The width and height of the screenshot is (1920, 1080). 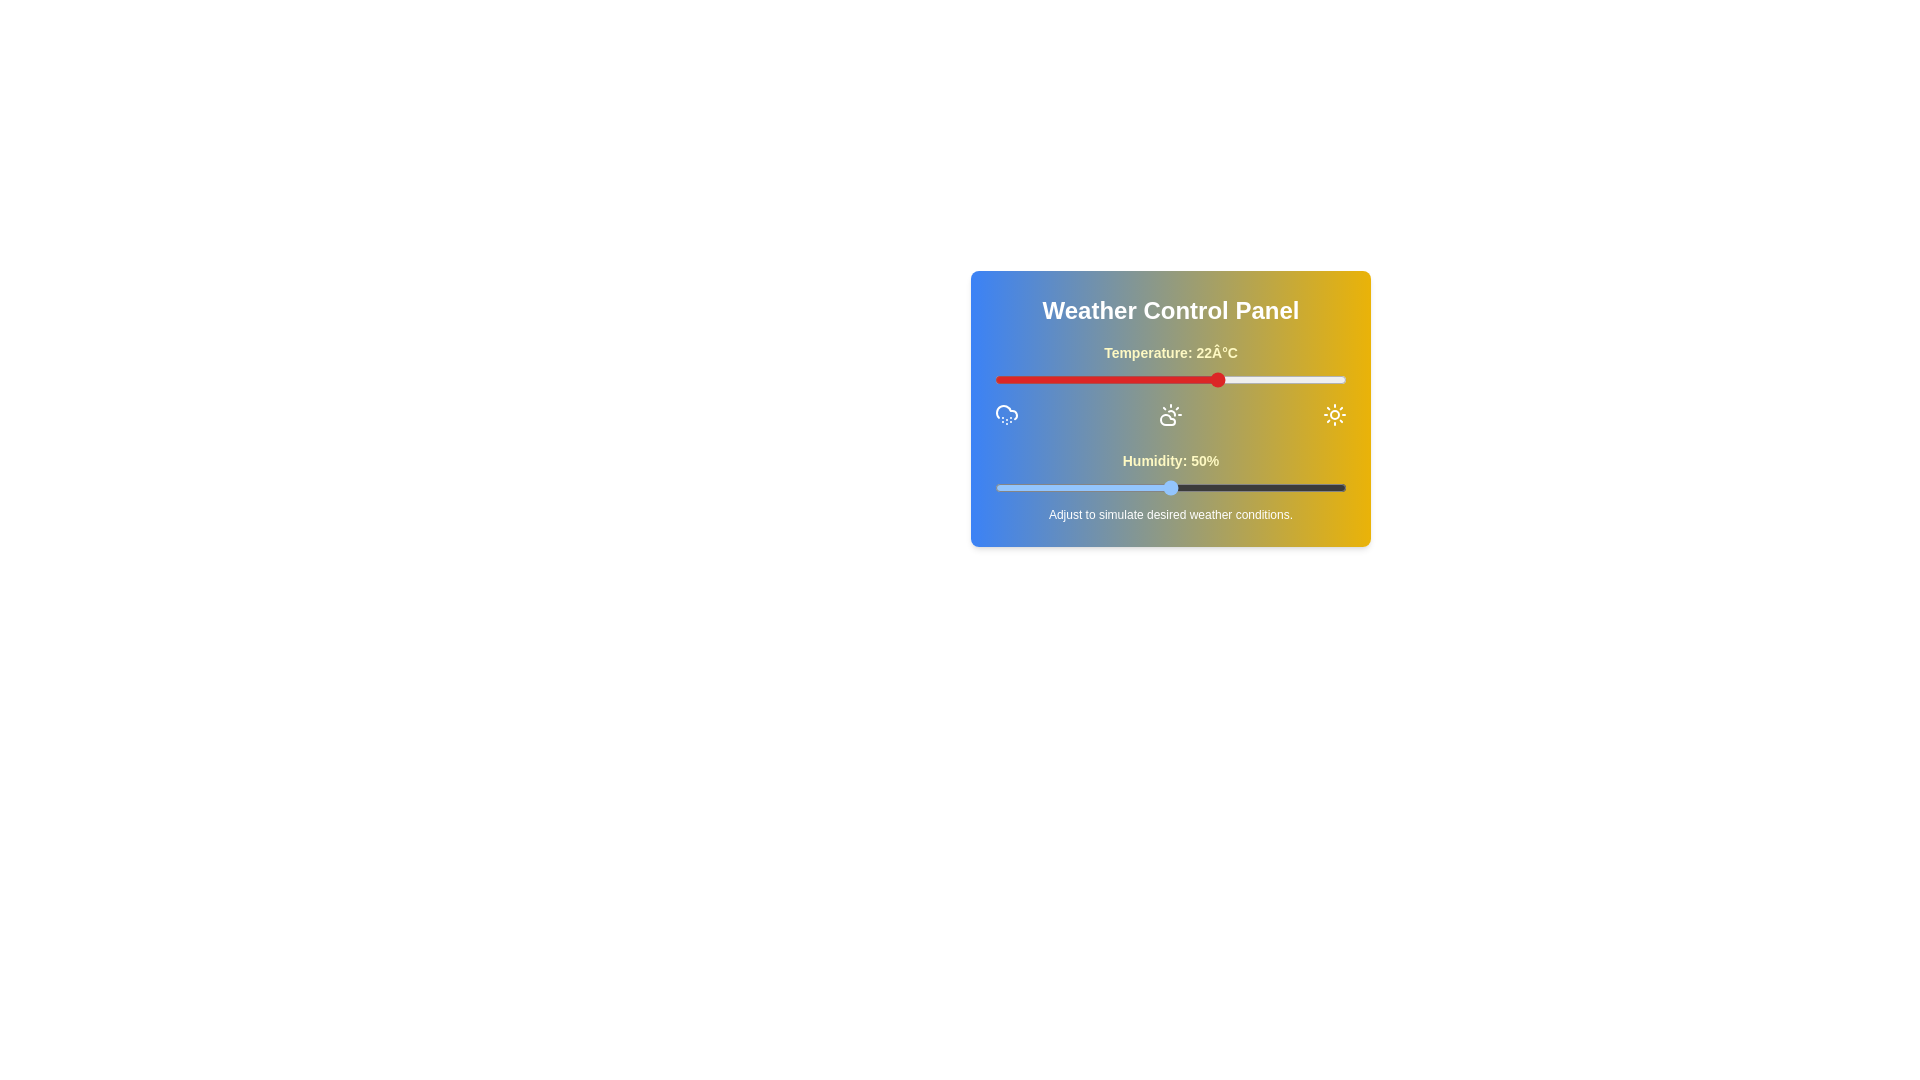 What do you see at coordinates (1139, 488) in the screenshot?
I see `the humidity` at bounding box center [1139, 488].